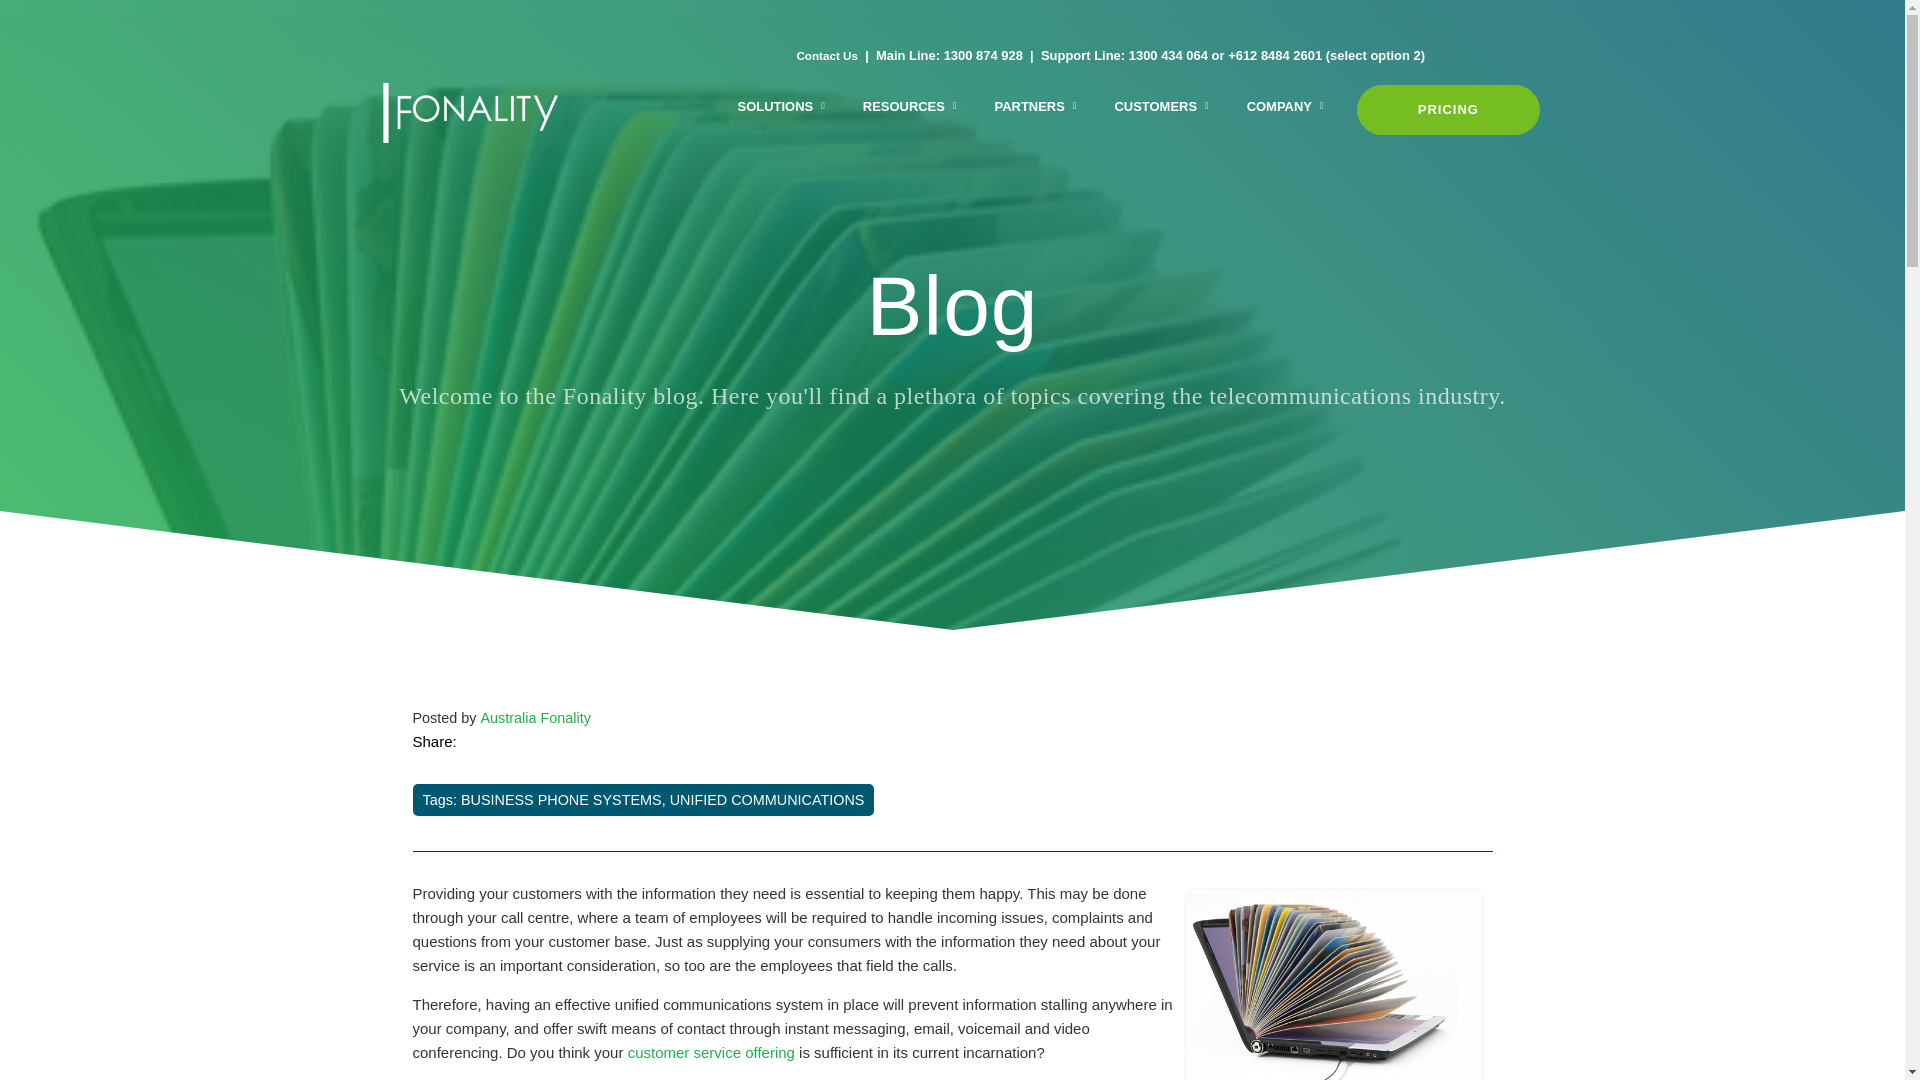  I want to click on 'customer service offering', so click(711, 1051).